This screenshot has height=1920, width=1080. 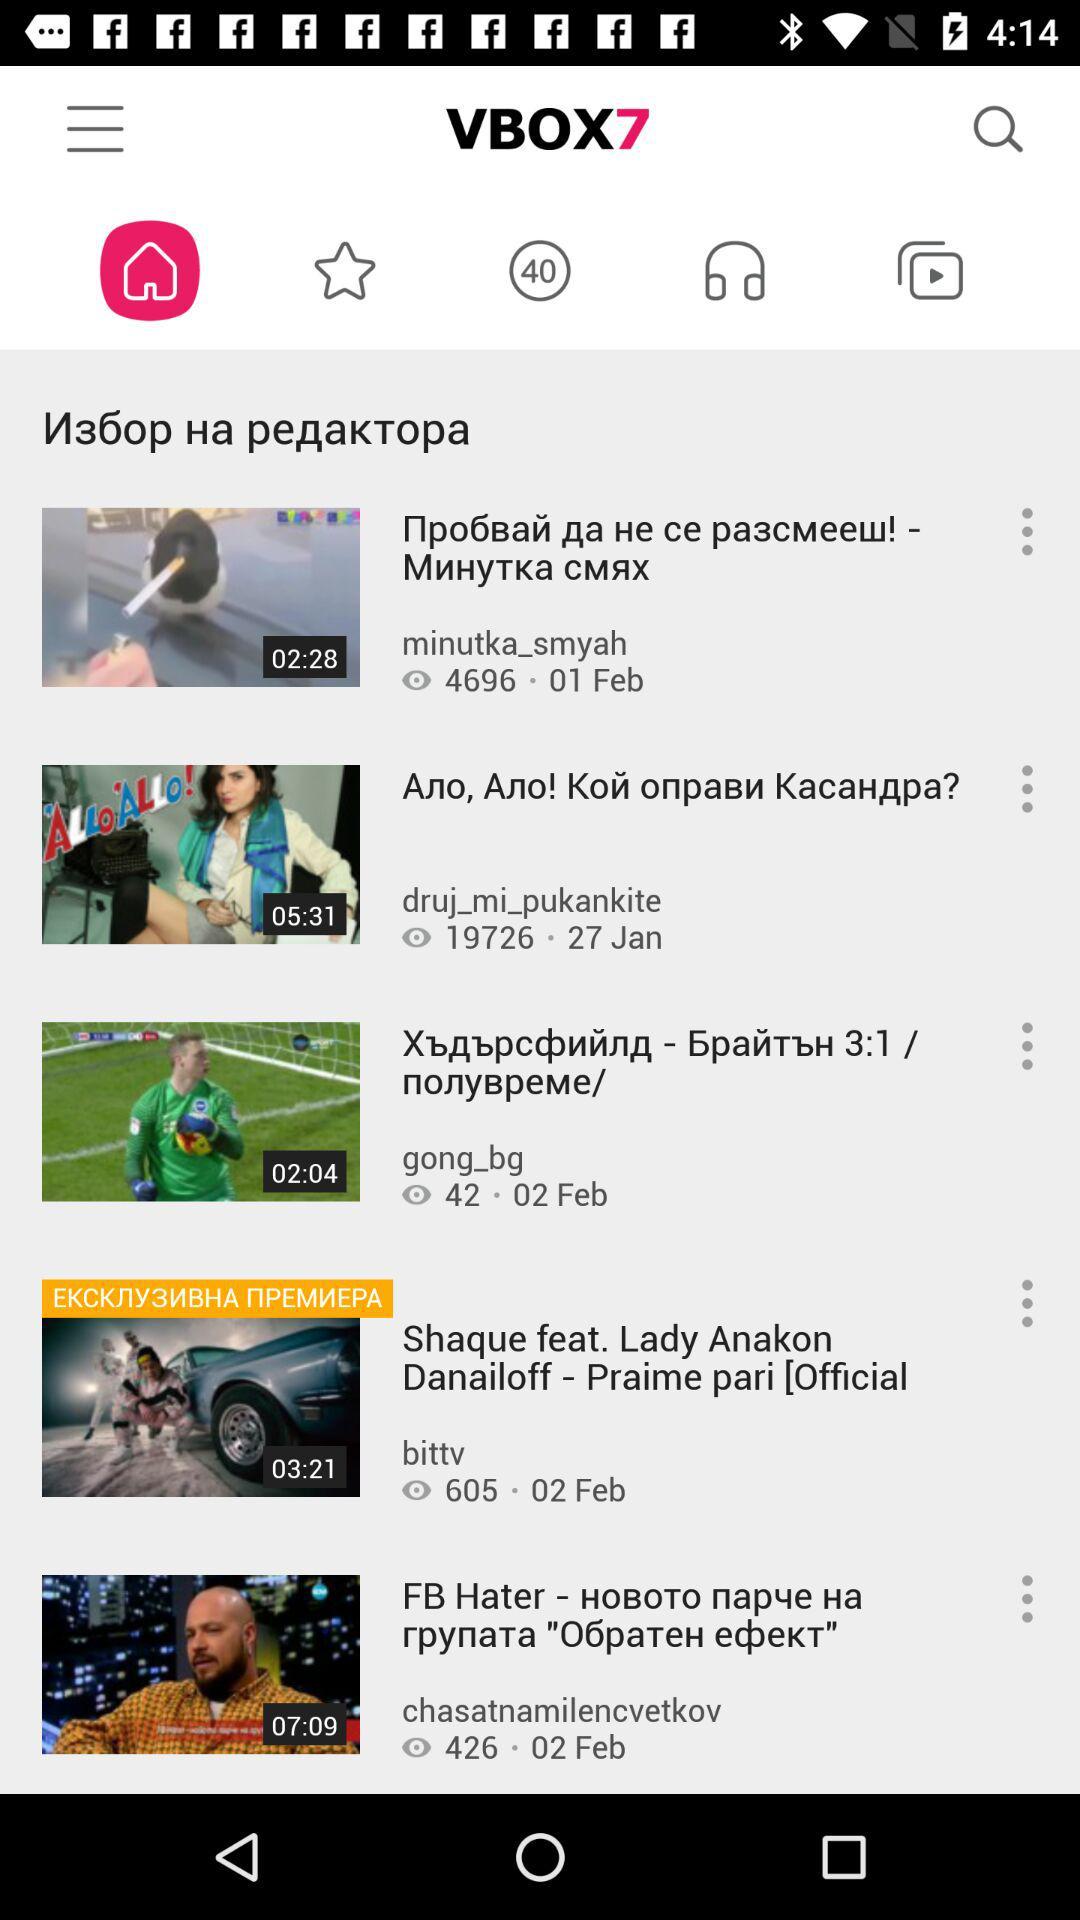 I want to click on the fourth menu button, so click(x=1026, y=1303).